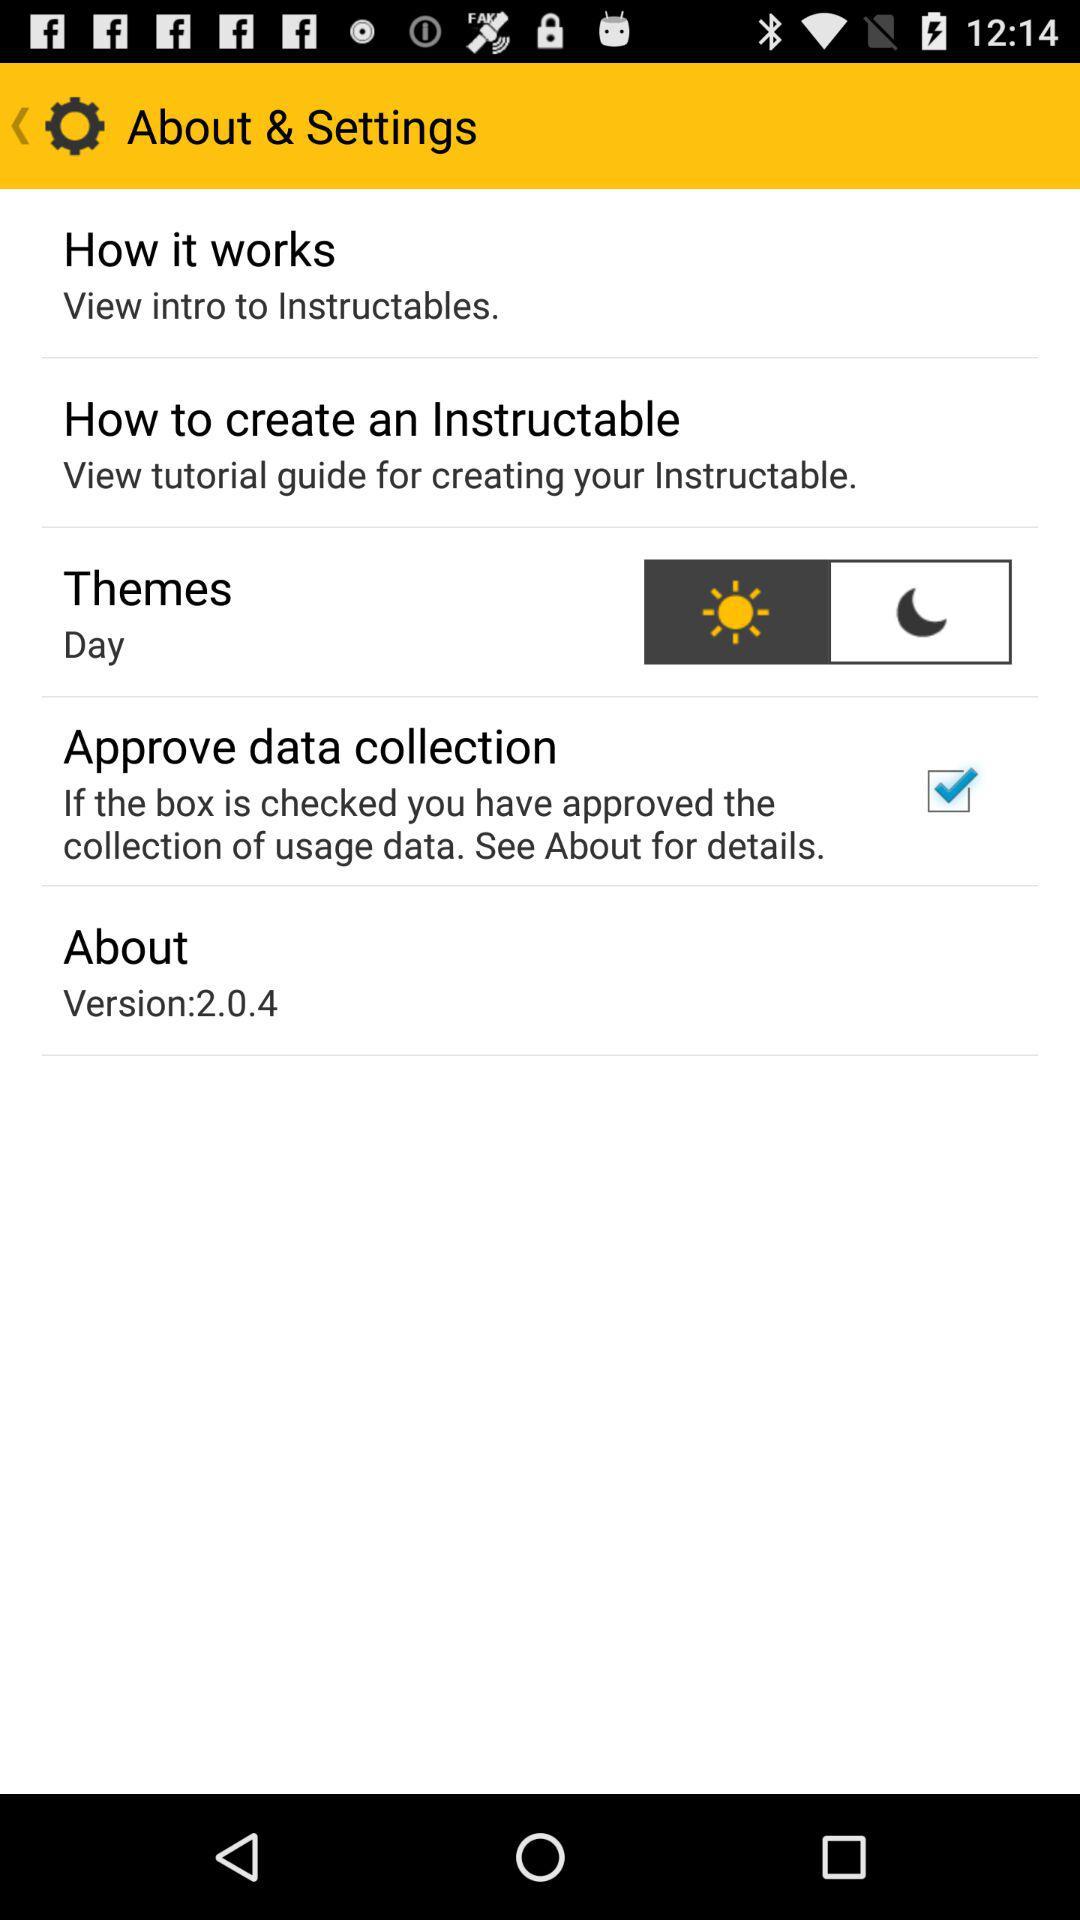  I want to click on the icon above how to create app, so click(281, 303).